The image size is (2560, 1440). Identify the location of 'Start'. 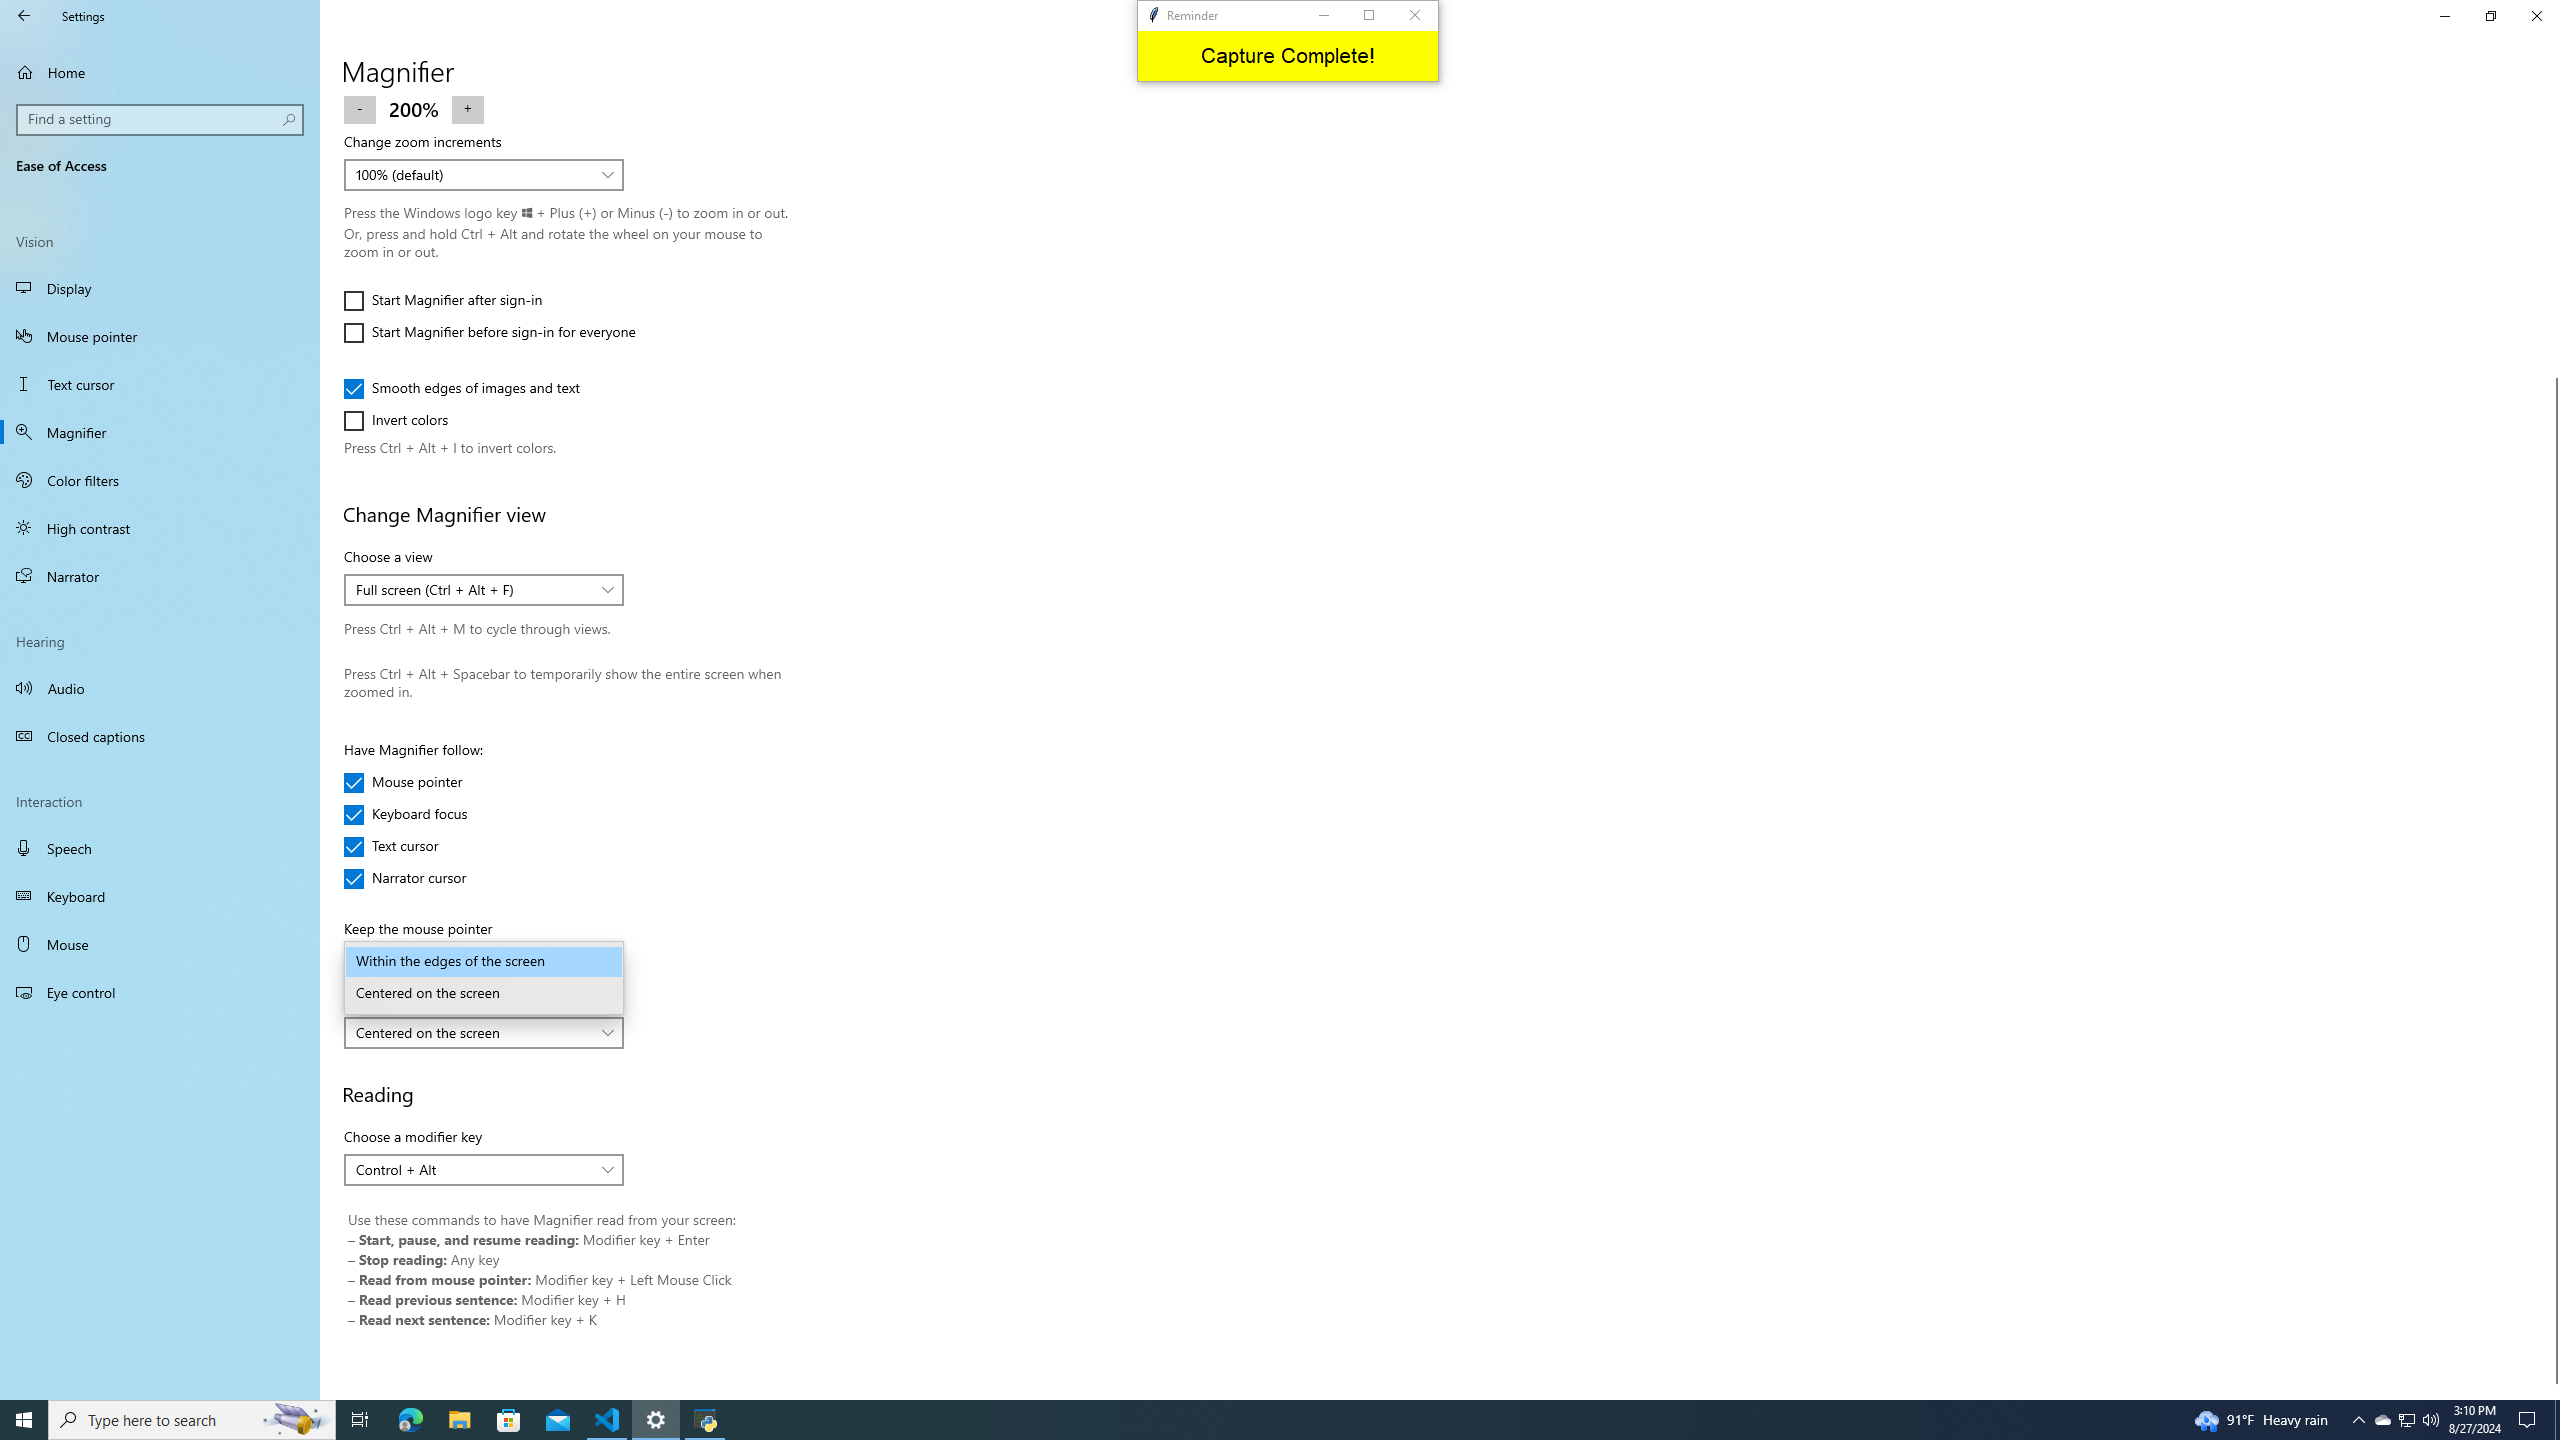
(24, 1418).